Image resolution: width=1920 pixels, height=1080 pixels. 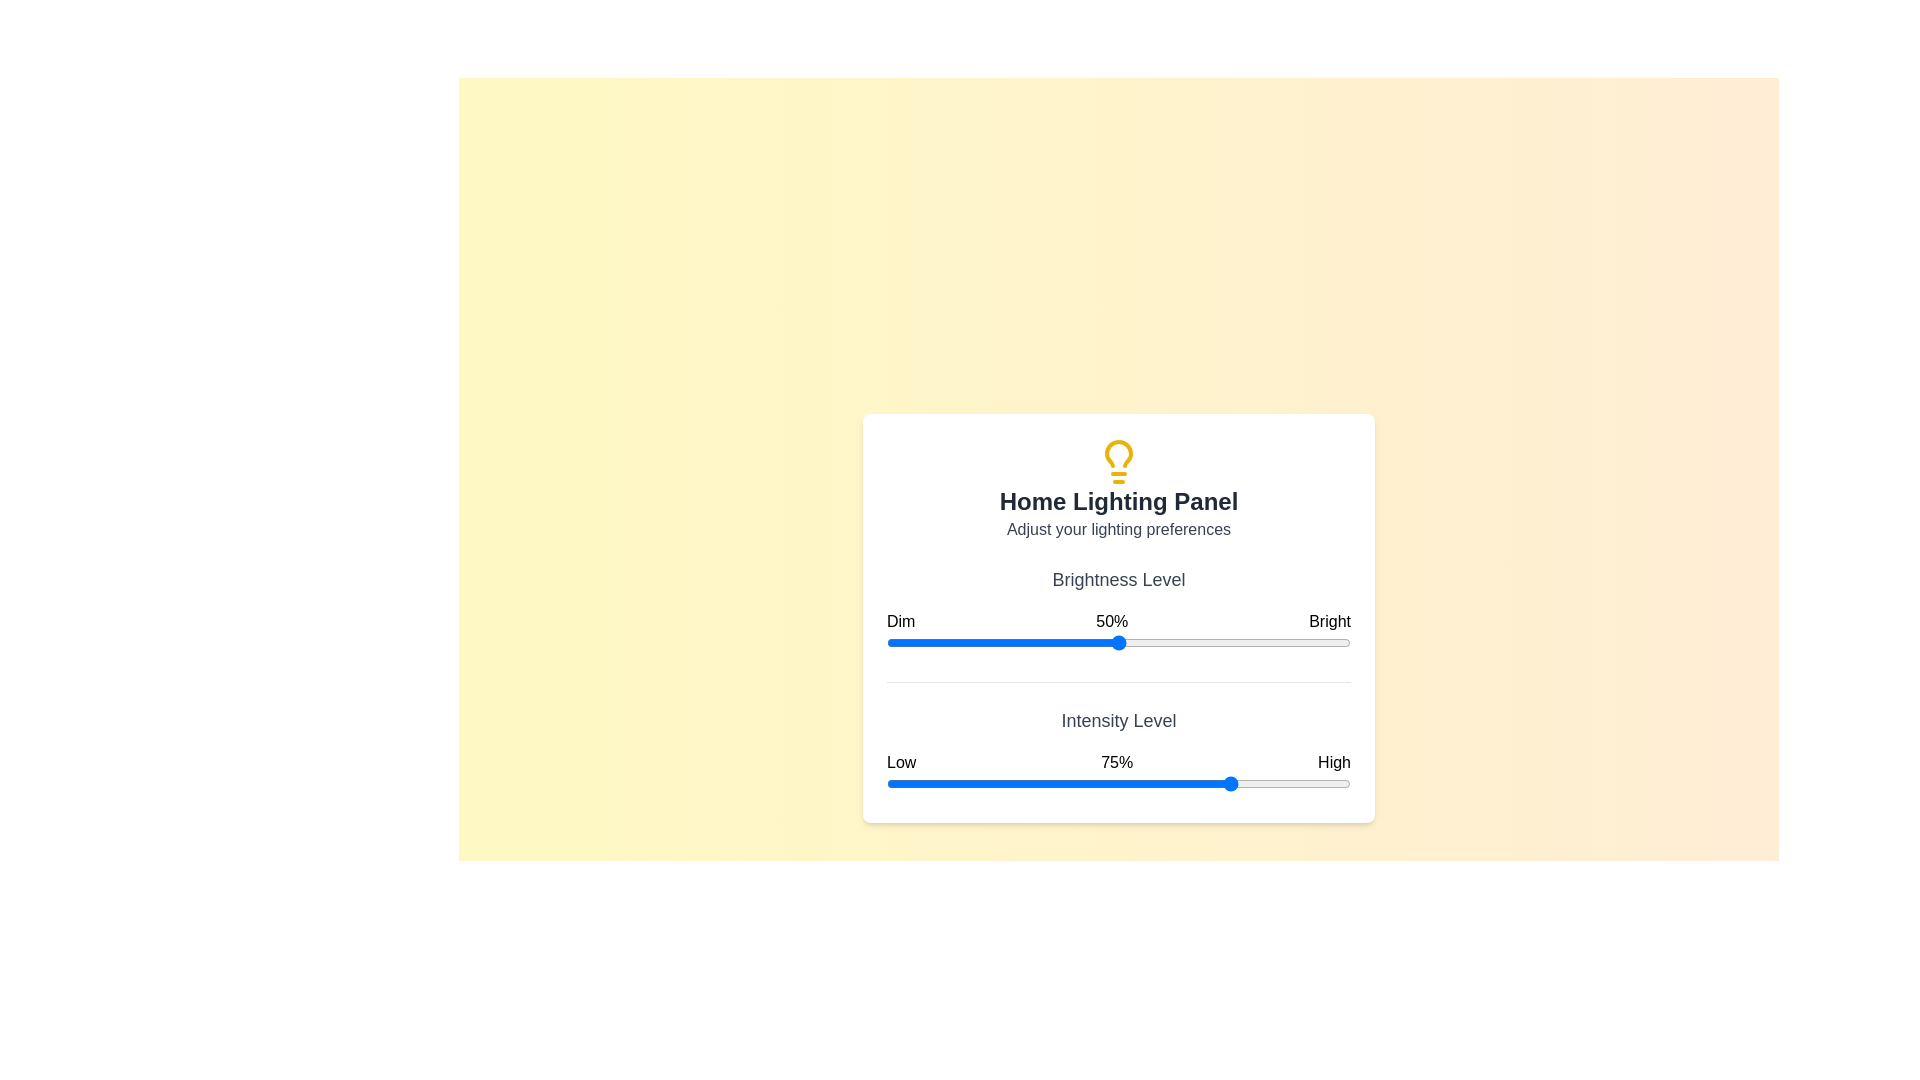 What do you see at coordinates (1117, 616) in the screenshot?
I see `the sliders on the white panel with rounded edges` at bounding box center [1117, 616].